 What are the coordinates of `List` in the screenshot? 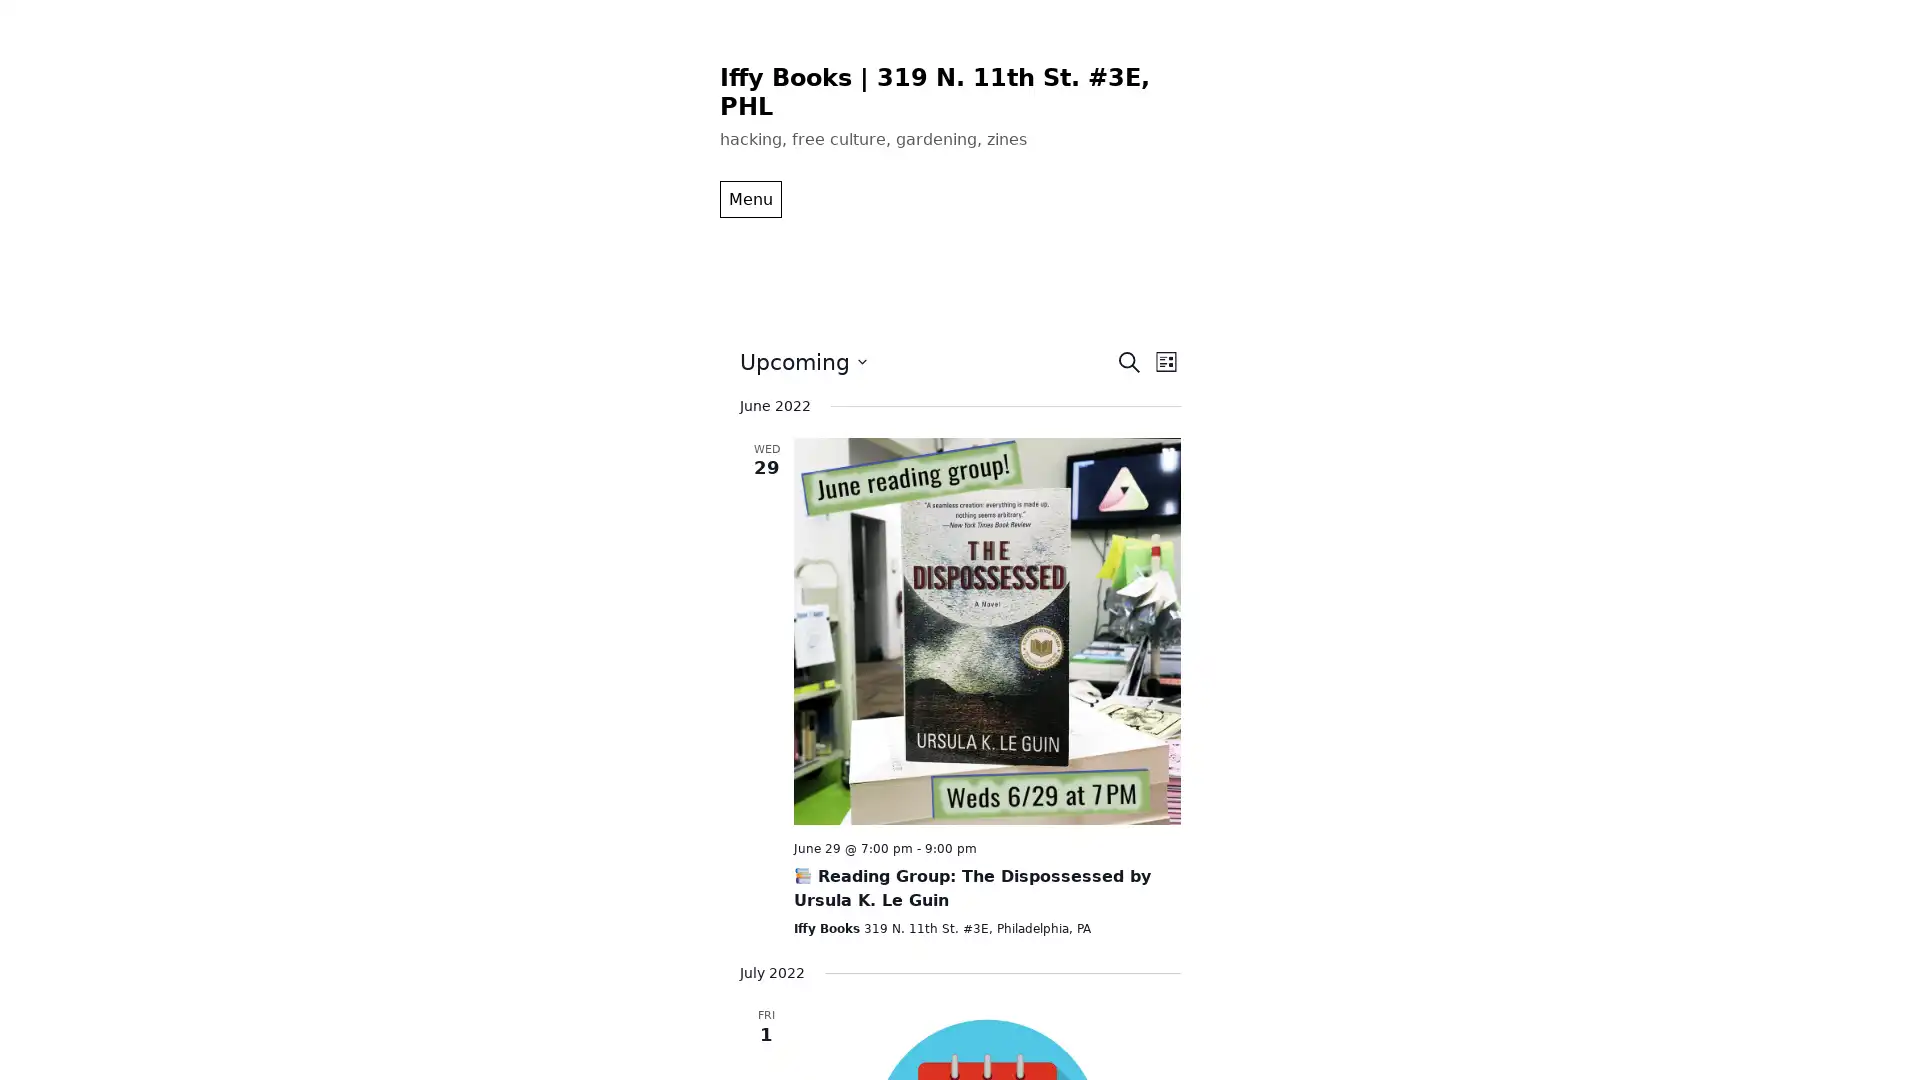 It's located at (1165, 361).